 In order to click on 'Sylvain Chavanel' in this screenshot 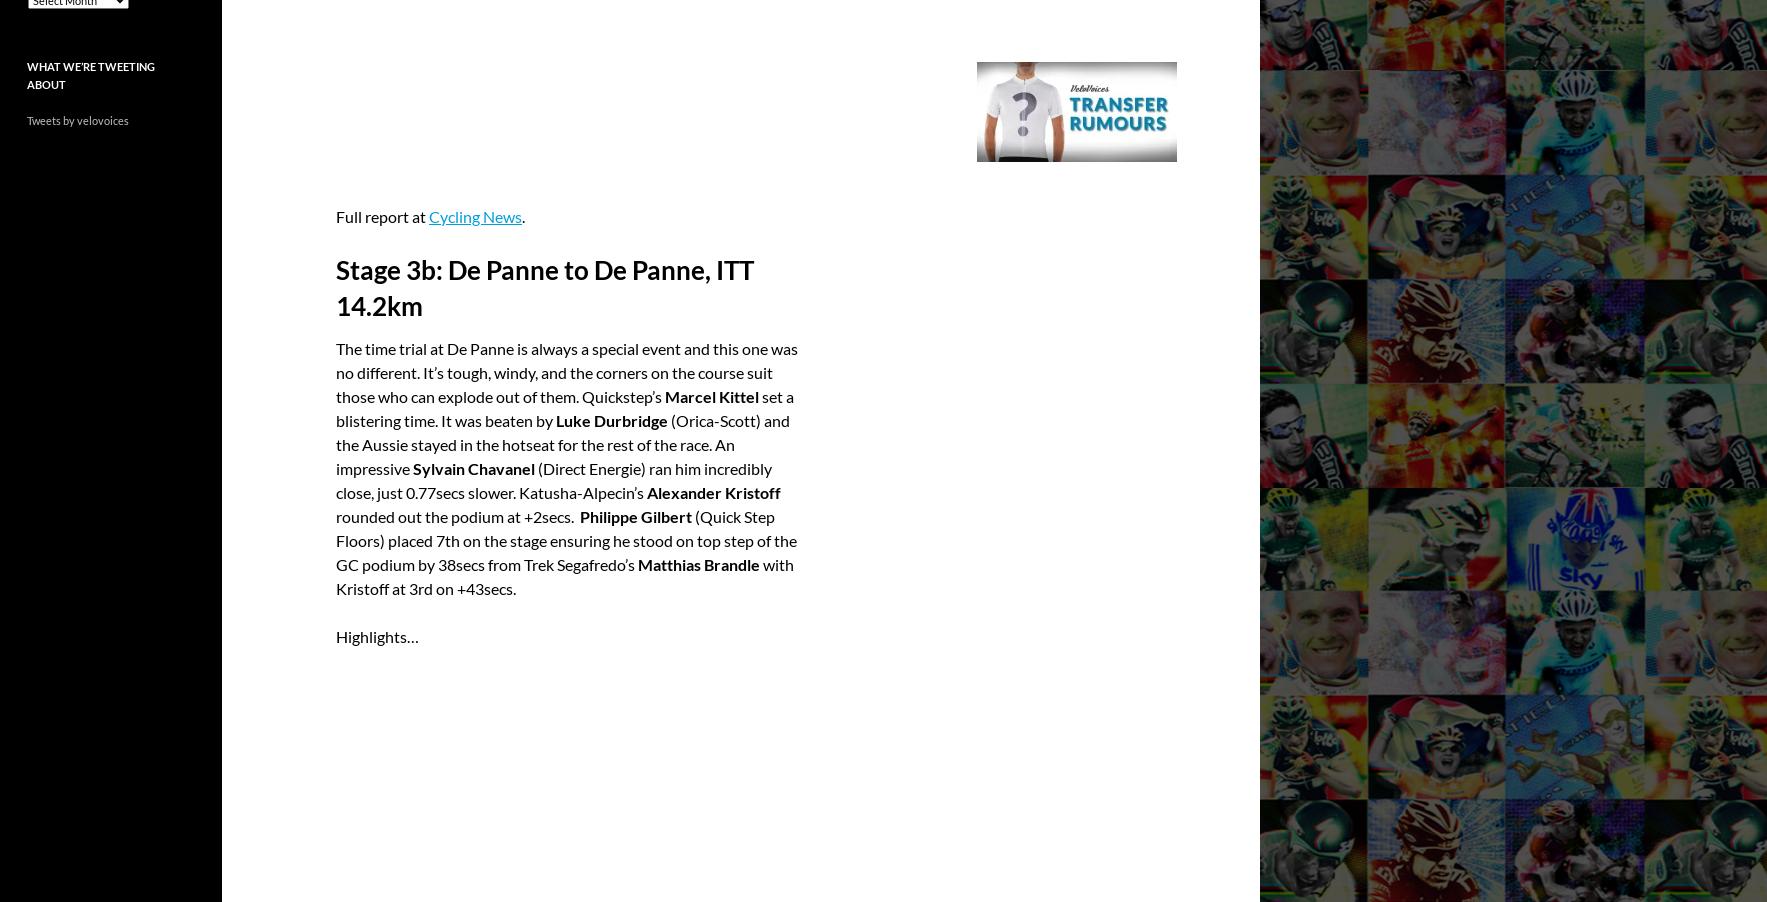, I will do `click(412, 466)`.